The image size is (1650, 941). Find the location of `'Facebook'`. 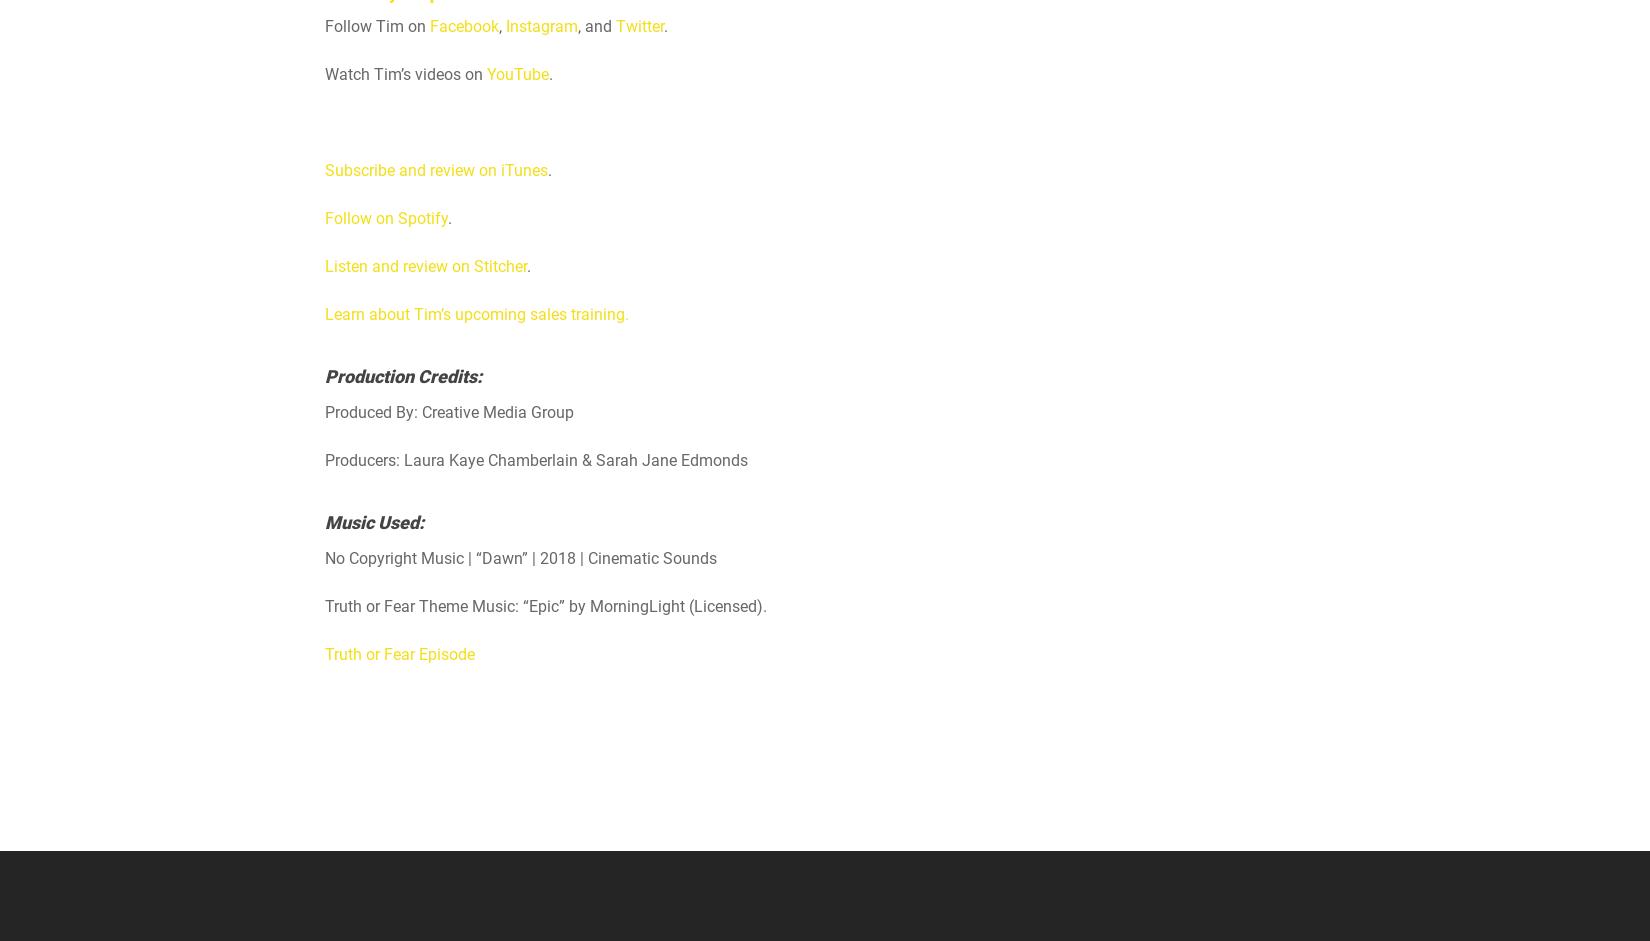

'Facebook' is located at coordinates (428, 26).